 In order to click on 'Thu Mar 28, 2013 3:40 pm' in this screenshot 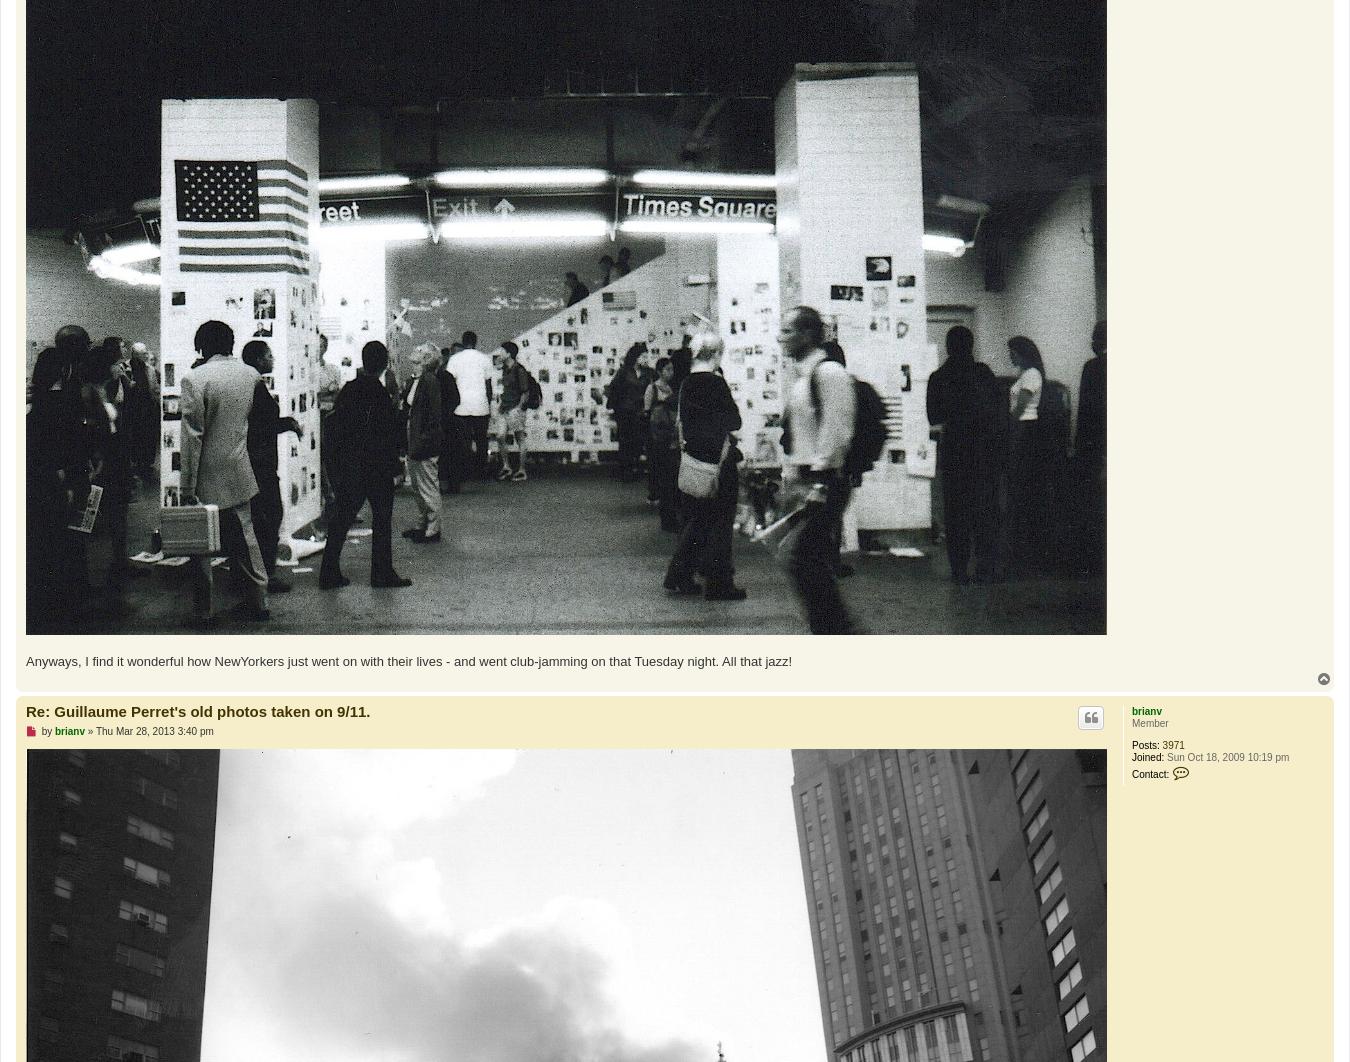, I will do `click(154, 731)`.